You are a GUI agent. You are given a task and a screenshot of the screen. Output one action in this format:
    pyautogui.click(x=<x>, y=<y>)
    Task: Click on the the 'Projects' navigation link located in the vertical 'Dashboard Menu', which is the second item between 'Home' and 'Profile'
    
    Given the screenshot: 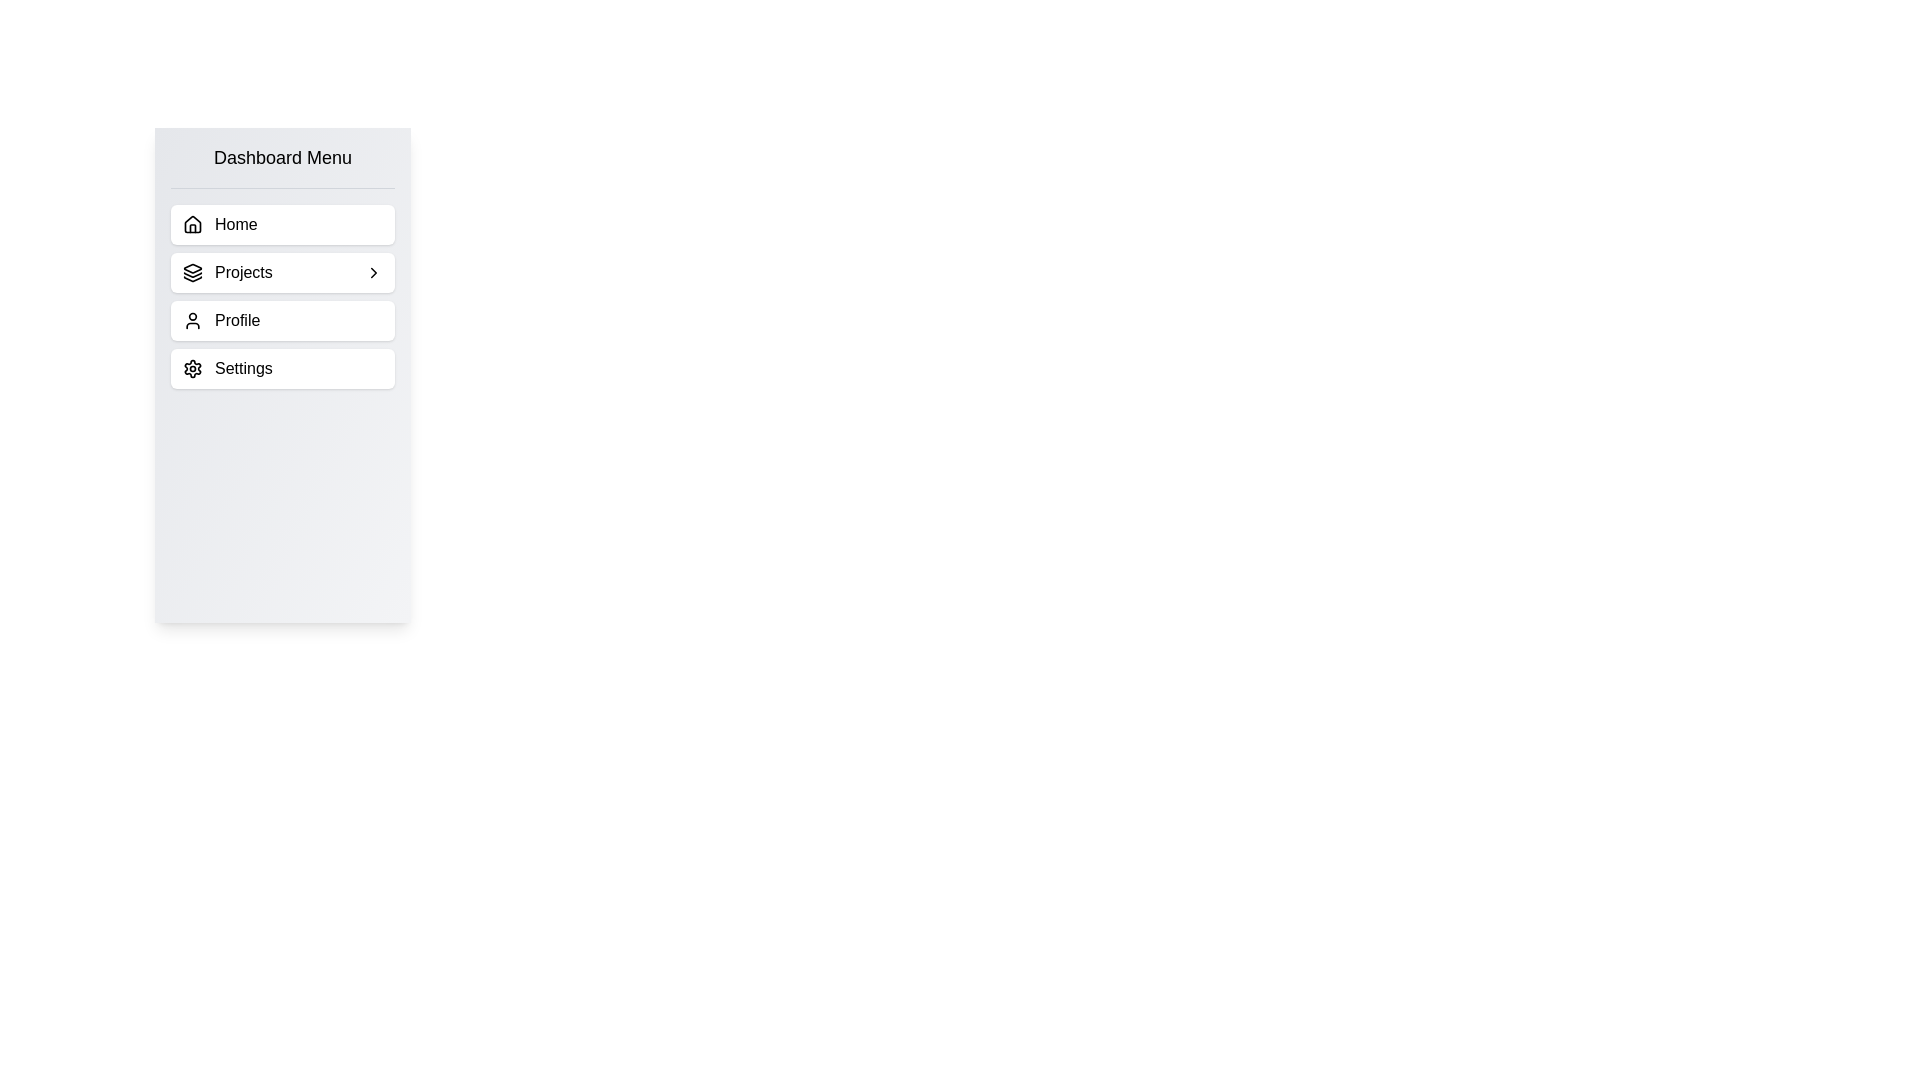 What is the action you would take?
    pyautogui.click(x=227, y=273)
    